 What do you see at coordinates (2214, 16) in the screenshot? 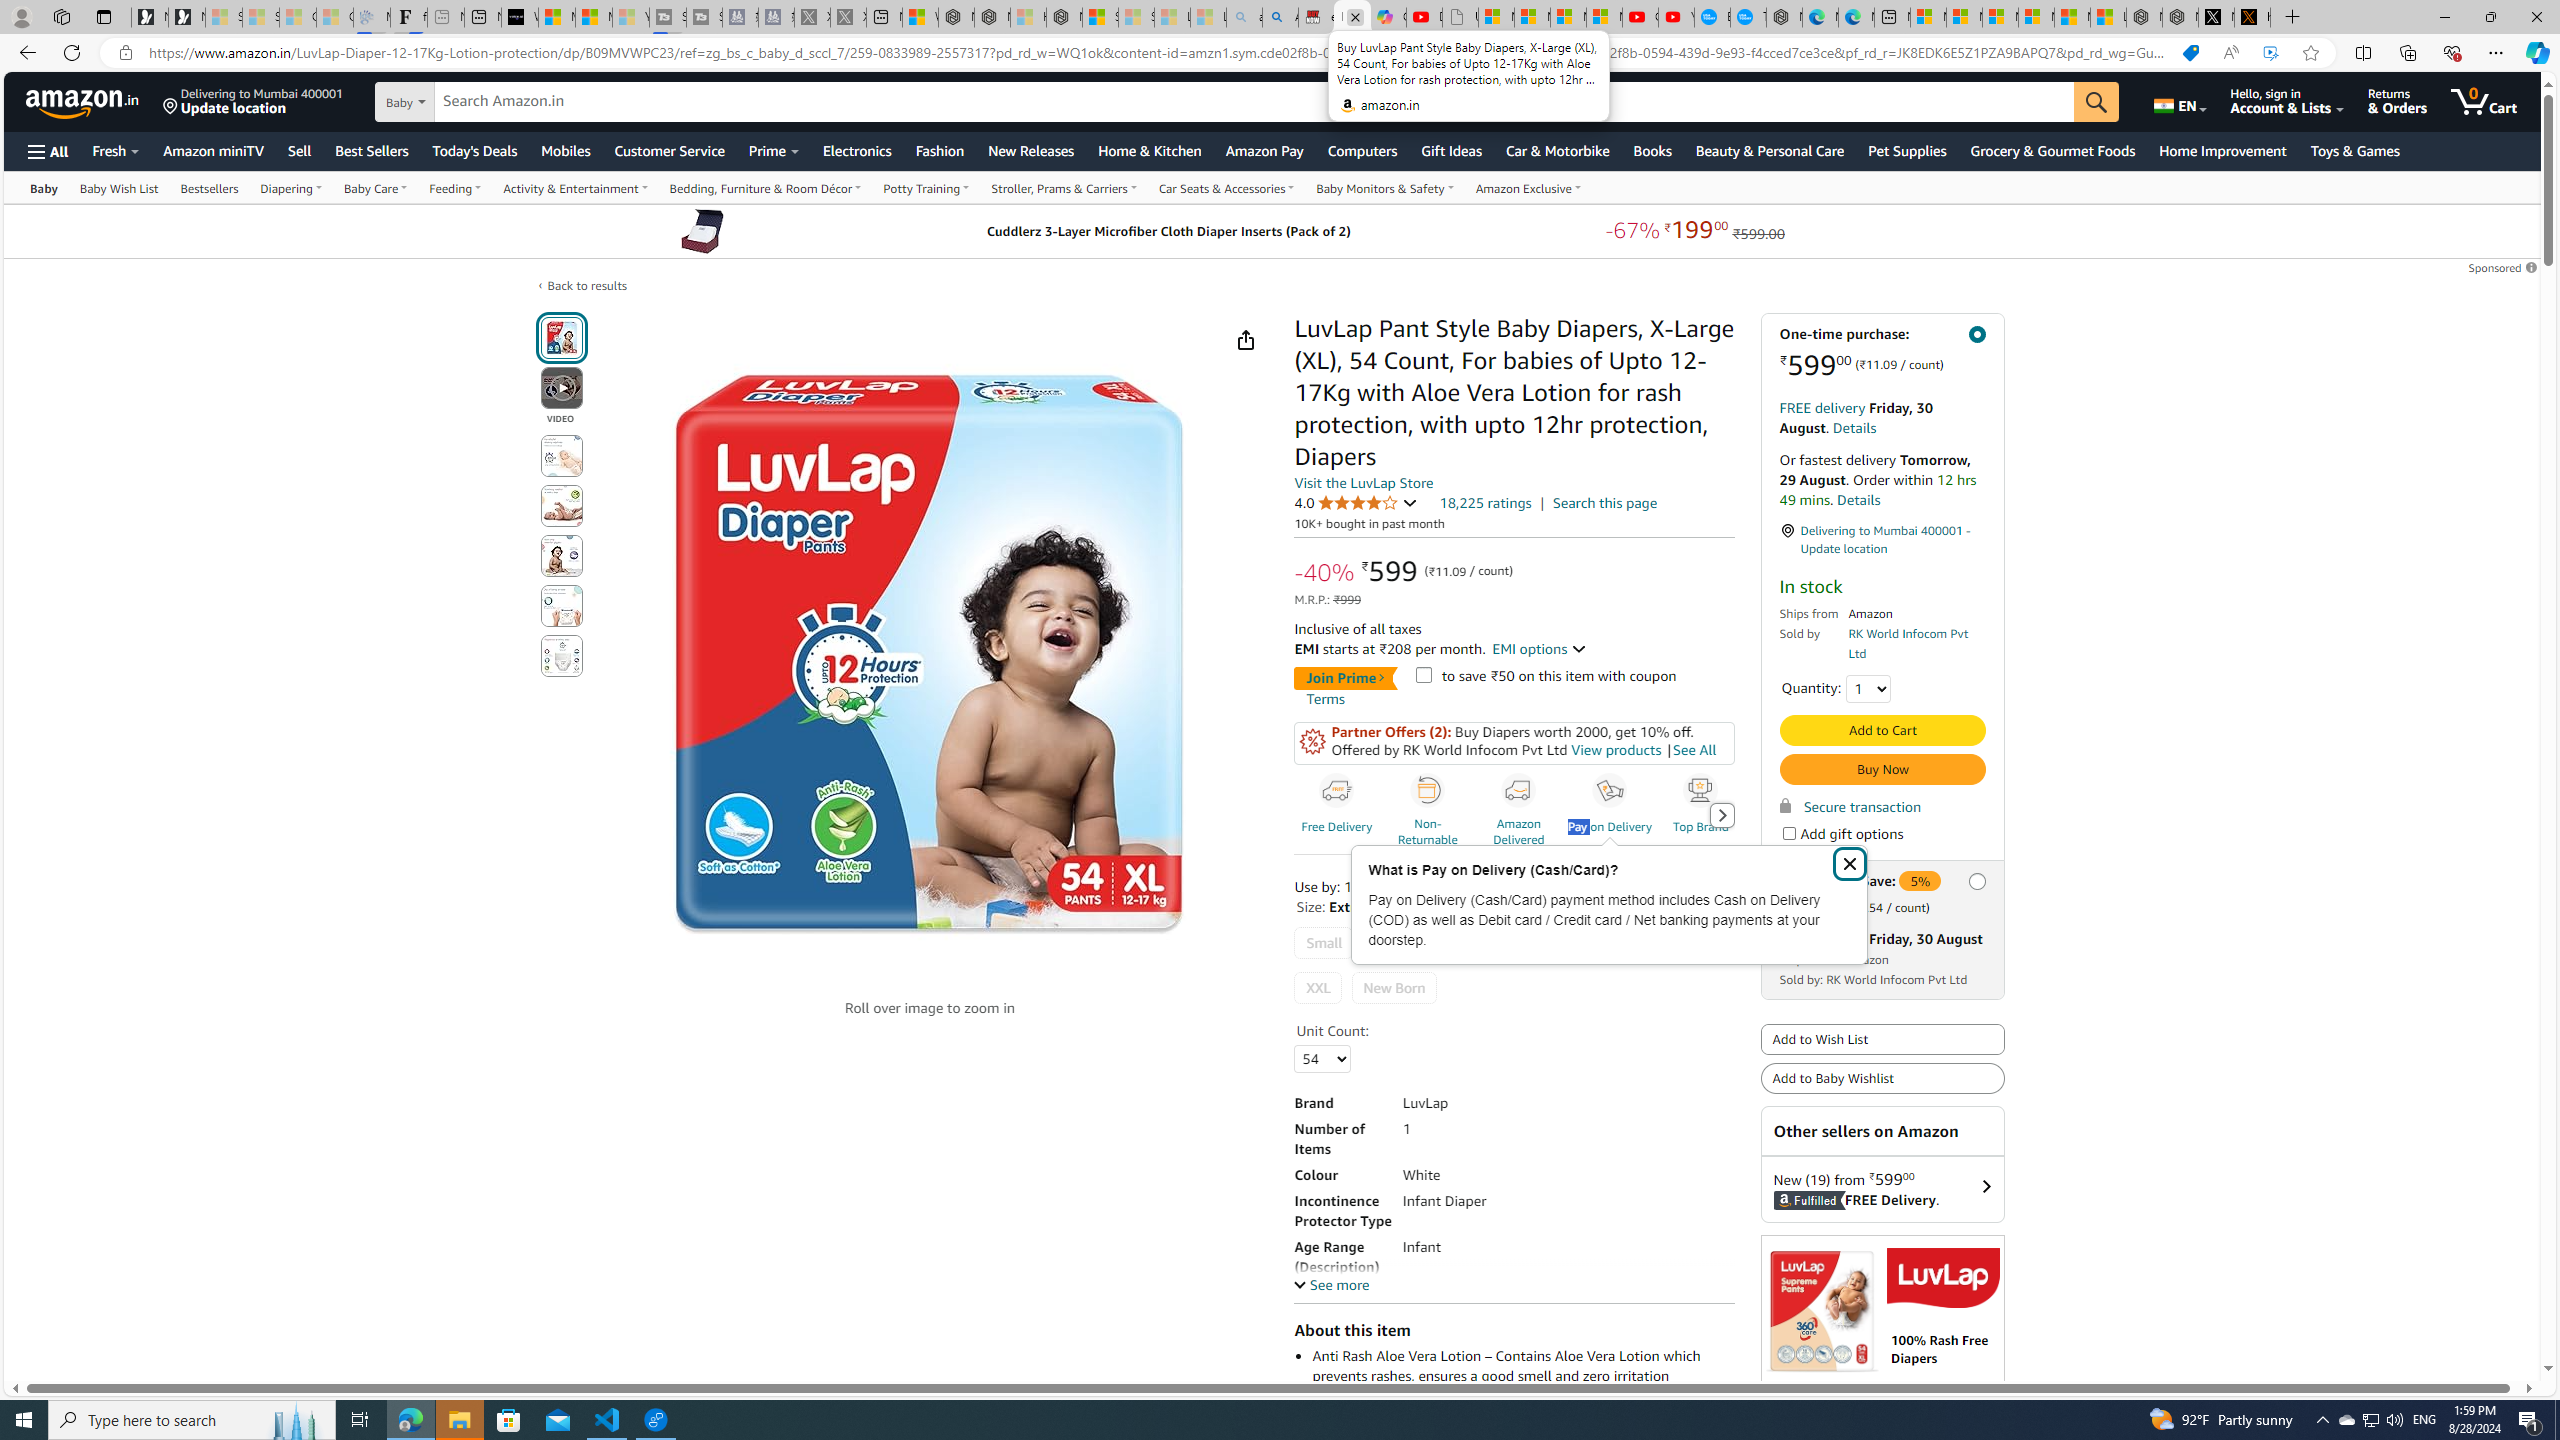
I see `'Nordace (@NordaceOfficial) / X'` at bounding box center [2214, 16].